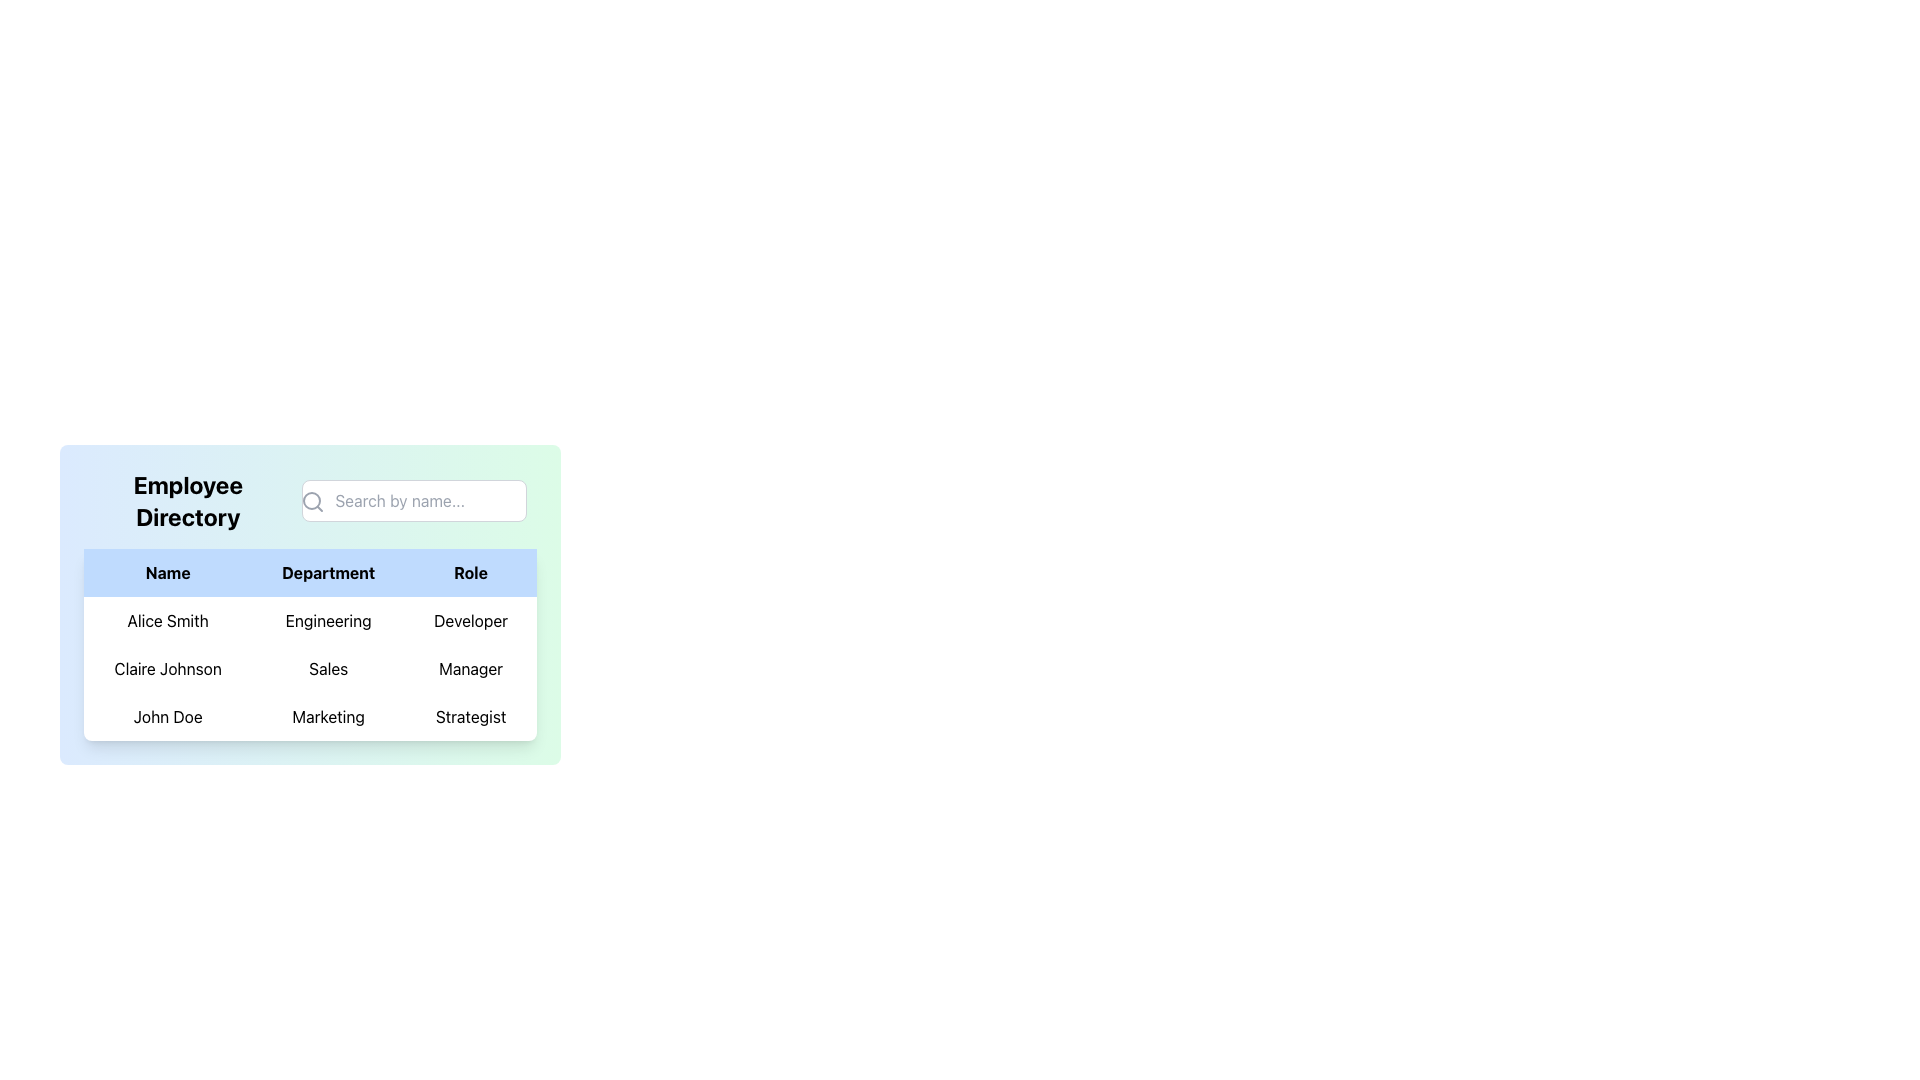  I want to click on the third row of the table containing 'John Doe', 'Marketing', and 'Strategist', which is the last row in the table, so click(309, 716).